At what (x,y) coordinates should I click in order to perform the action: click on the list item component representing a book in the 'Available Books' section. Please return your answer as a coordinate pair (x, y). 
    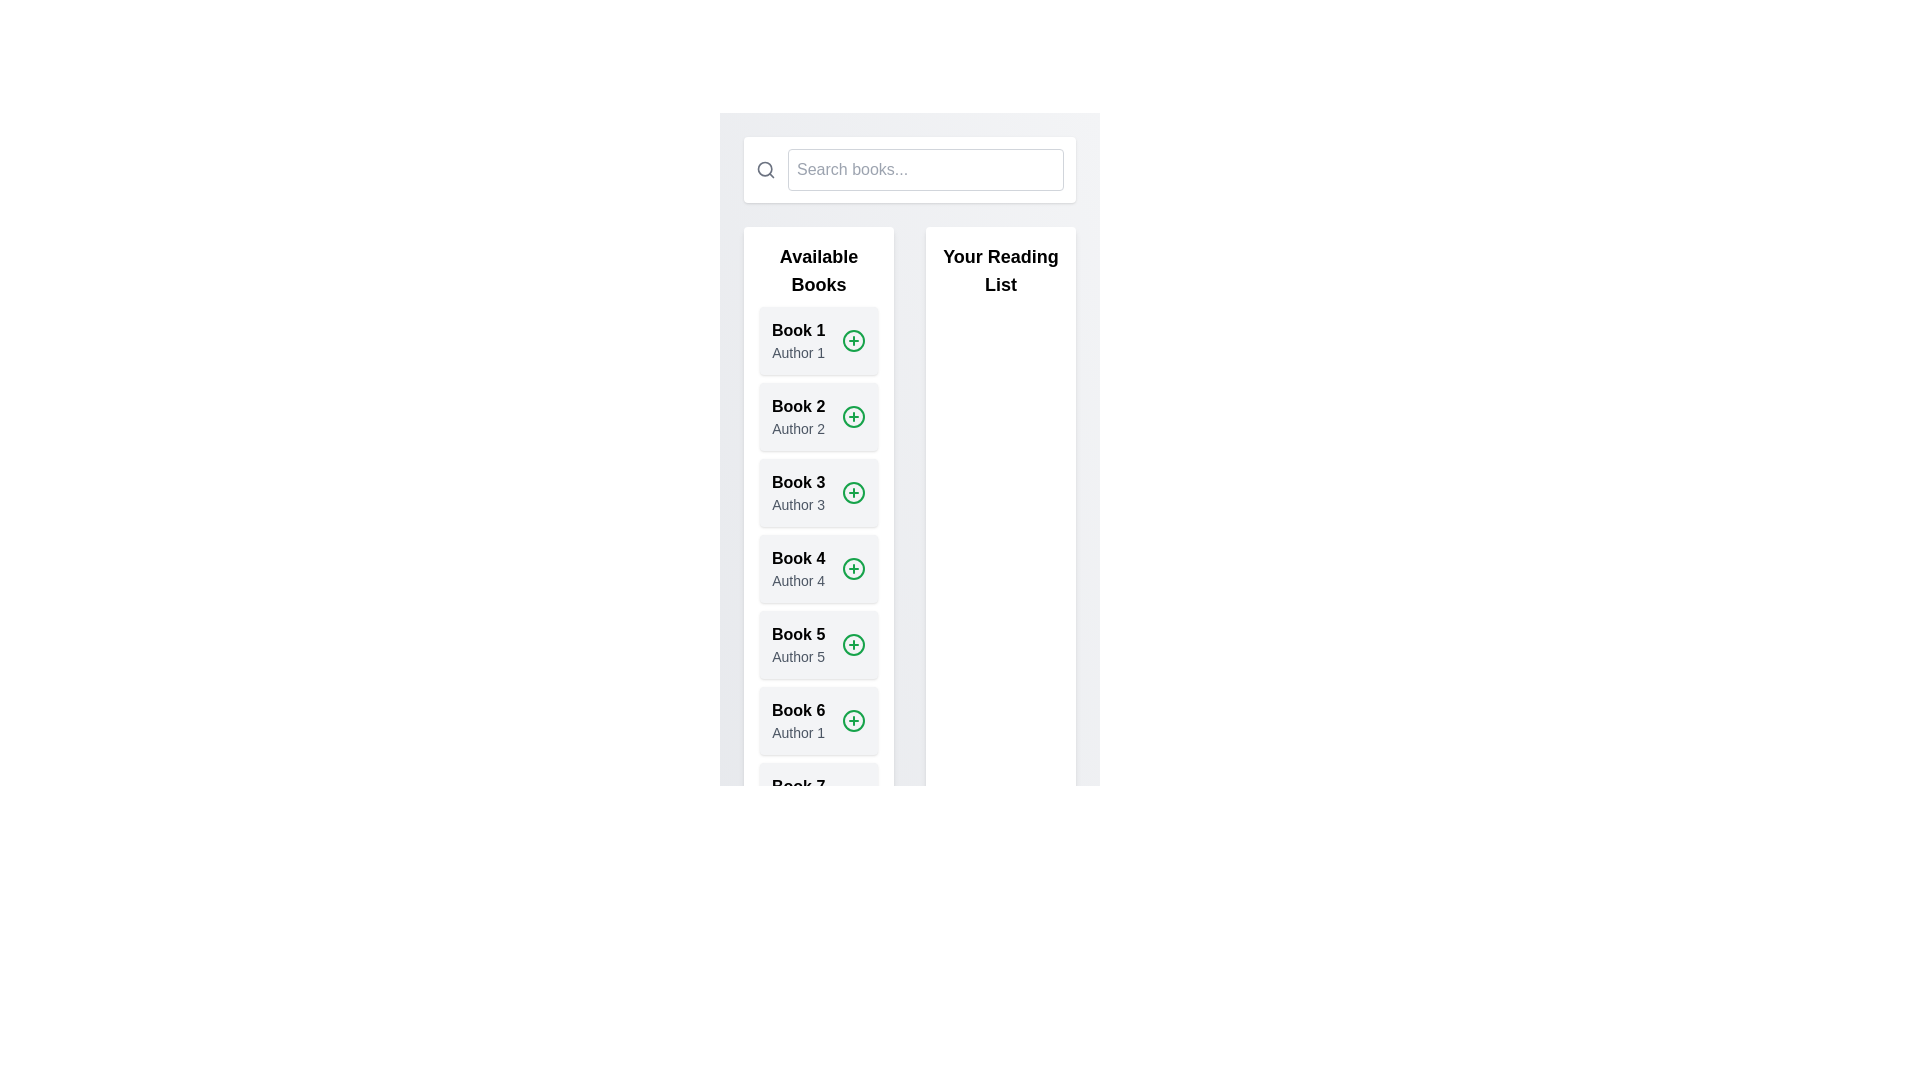
    Looking at the image, I should click on (819, 493).